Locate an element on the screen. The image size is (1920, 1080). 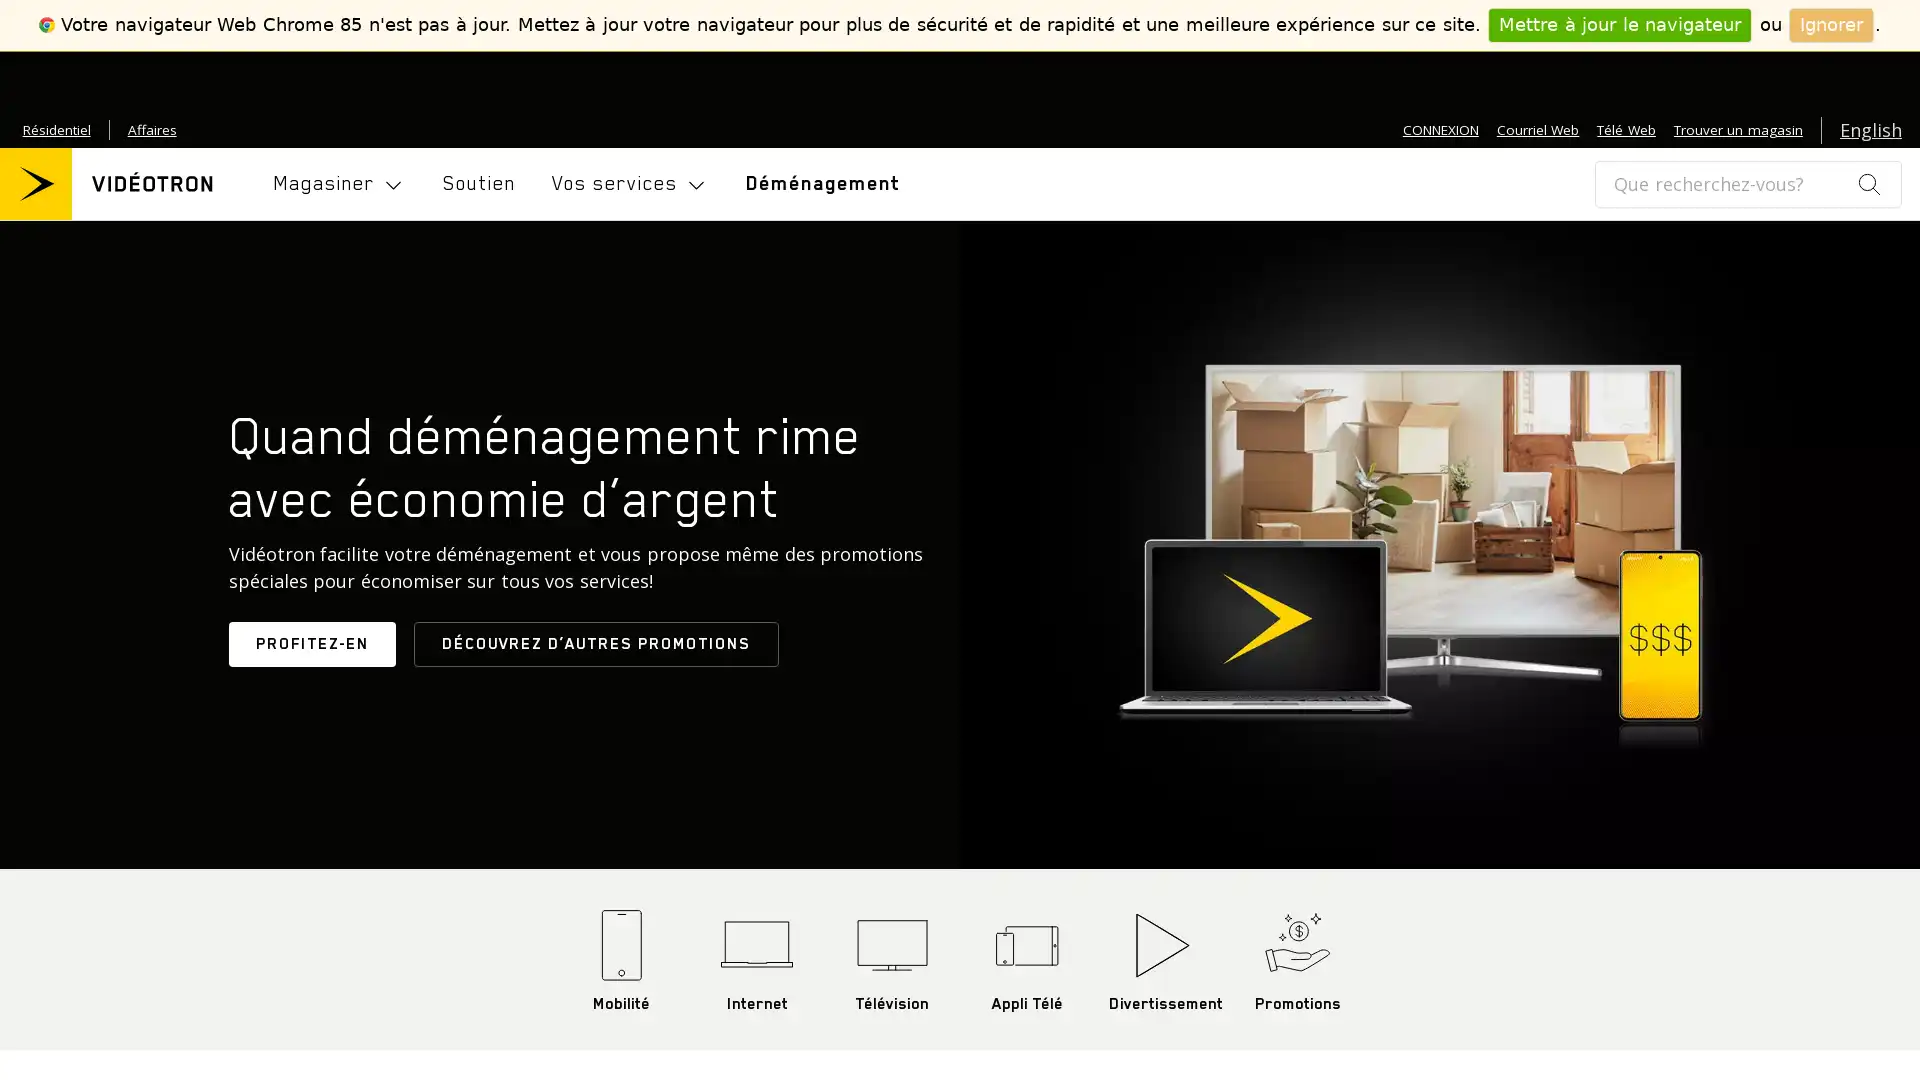
Ignorer is located at coordinates (1831, 24).